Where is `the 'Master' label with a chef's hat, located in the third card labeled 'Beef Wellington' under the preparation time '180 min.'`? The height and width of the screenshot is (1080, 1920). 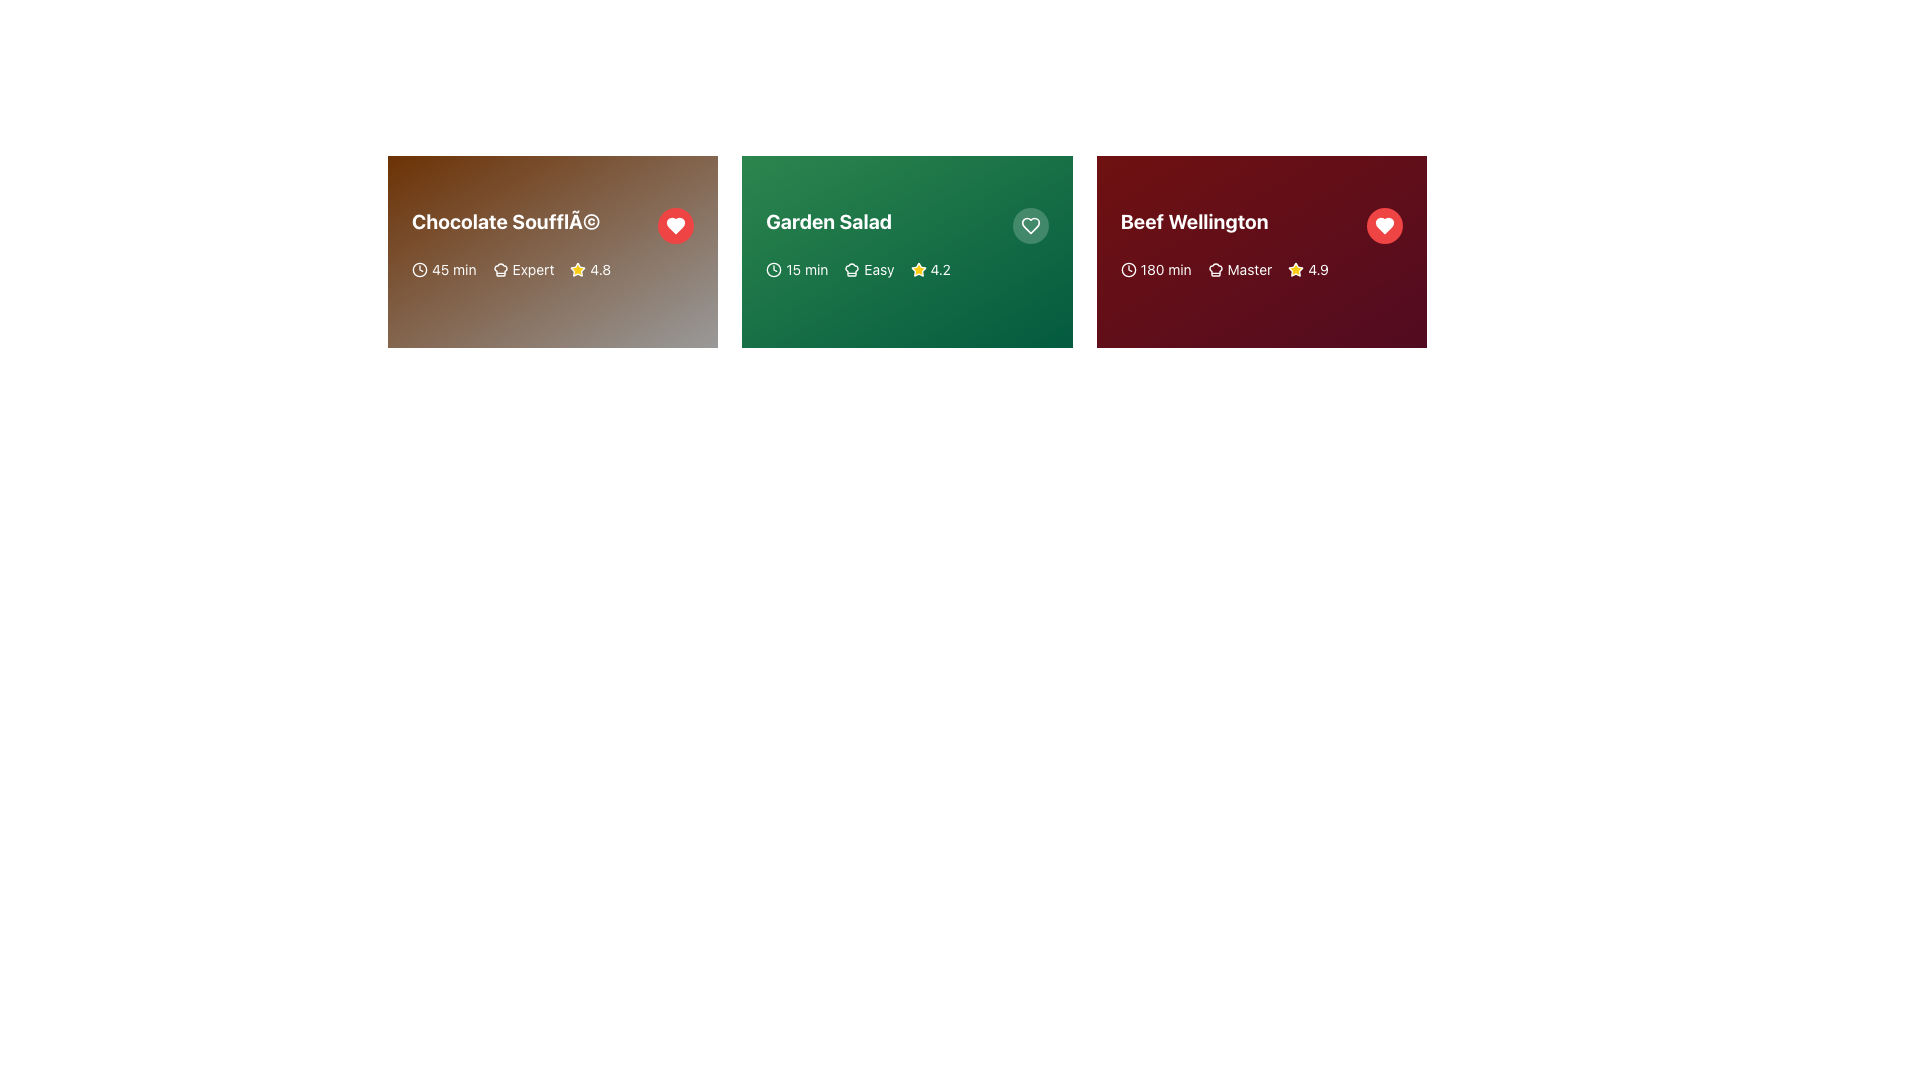 the 'Master' label with a chef's hat, located in the third card labeled 'Beef Wellington' under the preparation time '180 min.' is located at coordinates (1238, 270).